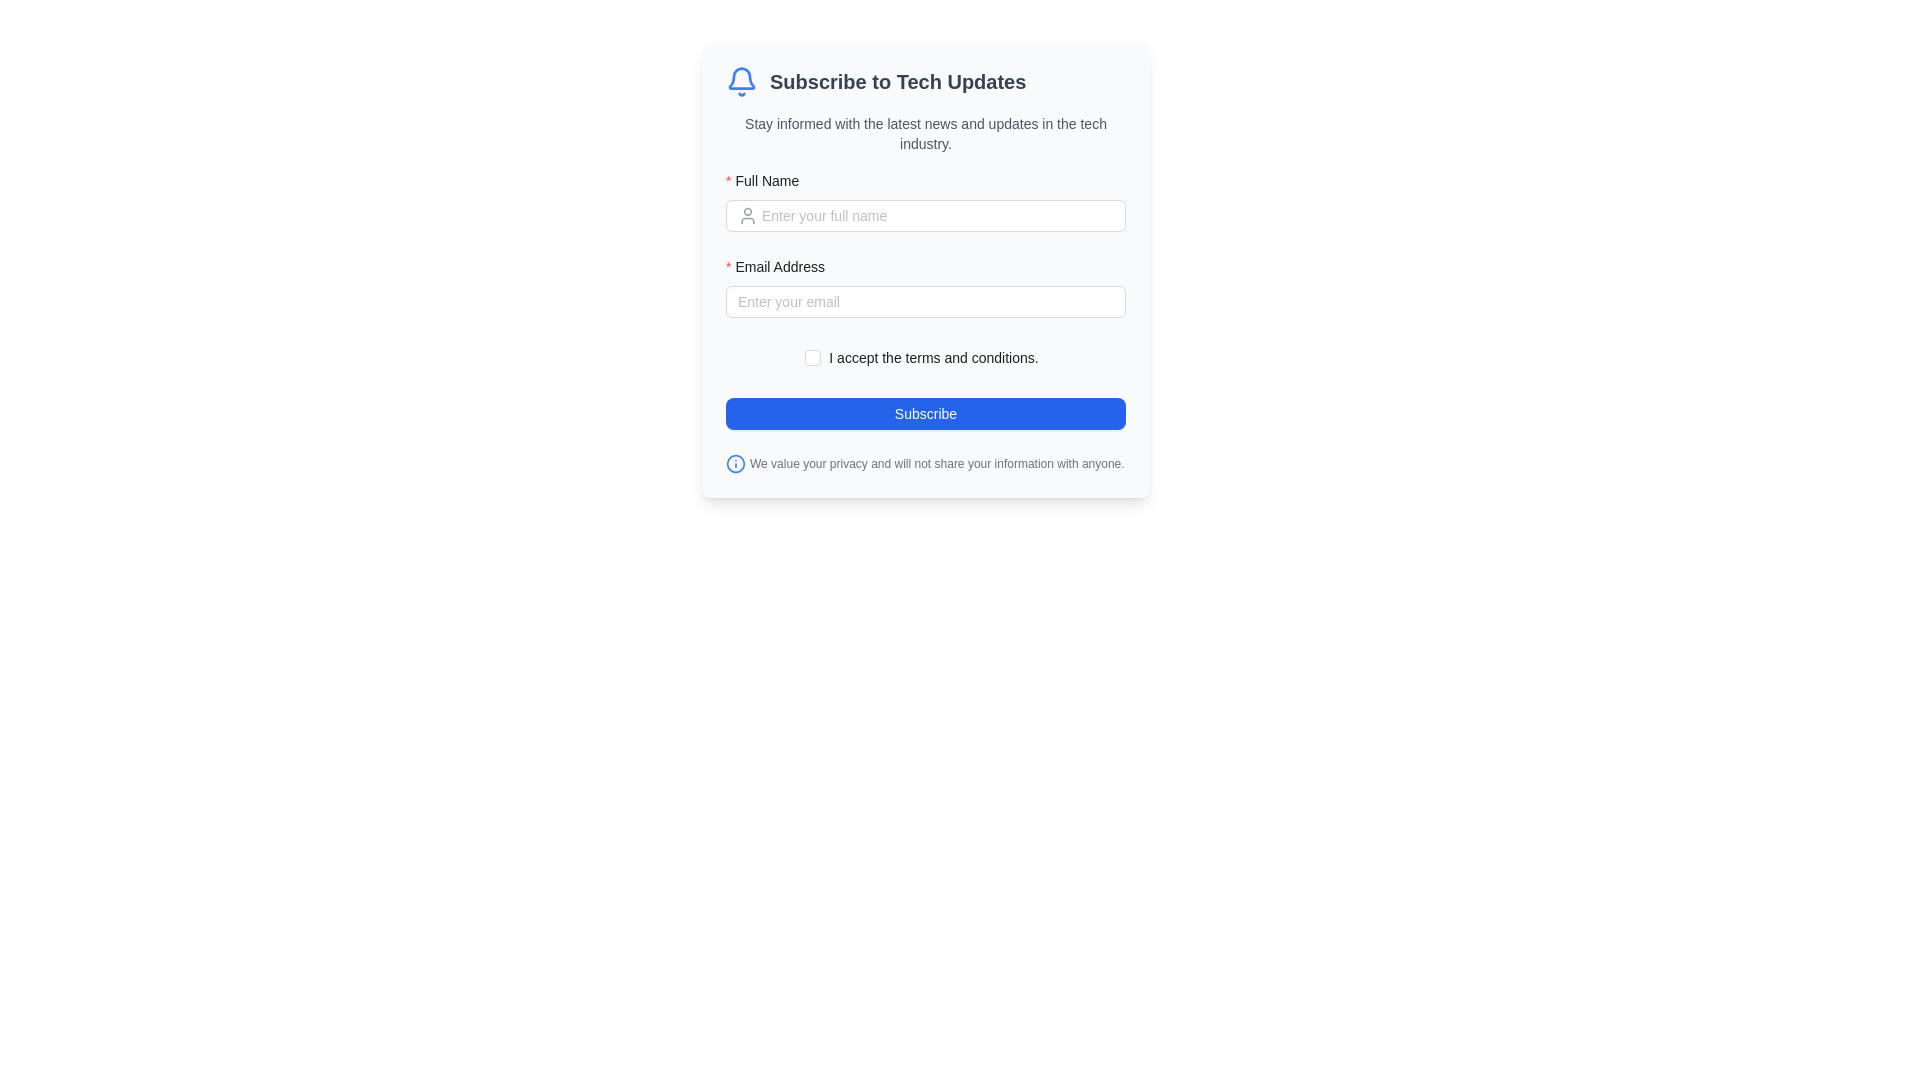 The height and width of the screenshot is (1080, 1920). Describe the element at coordinates (925, 357) in the screenshot. I see `the hyperlink in the label stating 'I accept the terms and conditions' next to the checkbox in the form UI` at that location.